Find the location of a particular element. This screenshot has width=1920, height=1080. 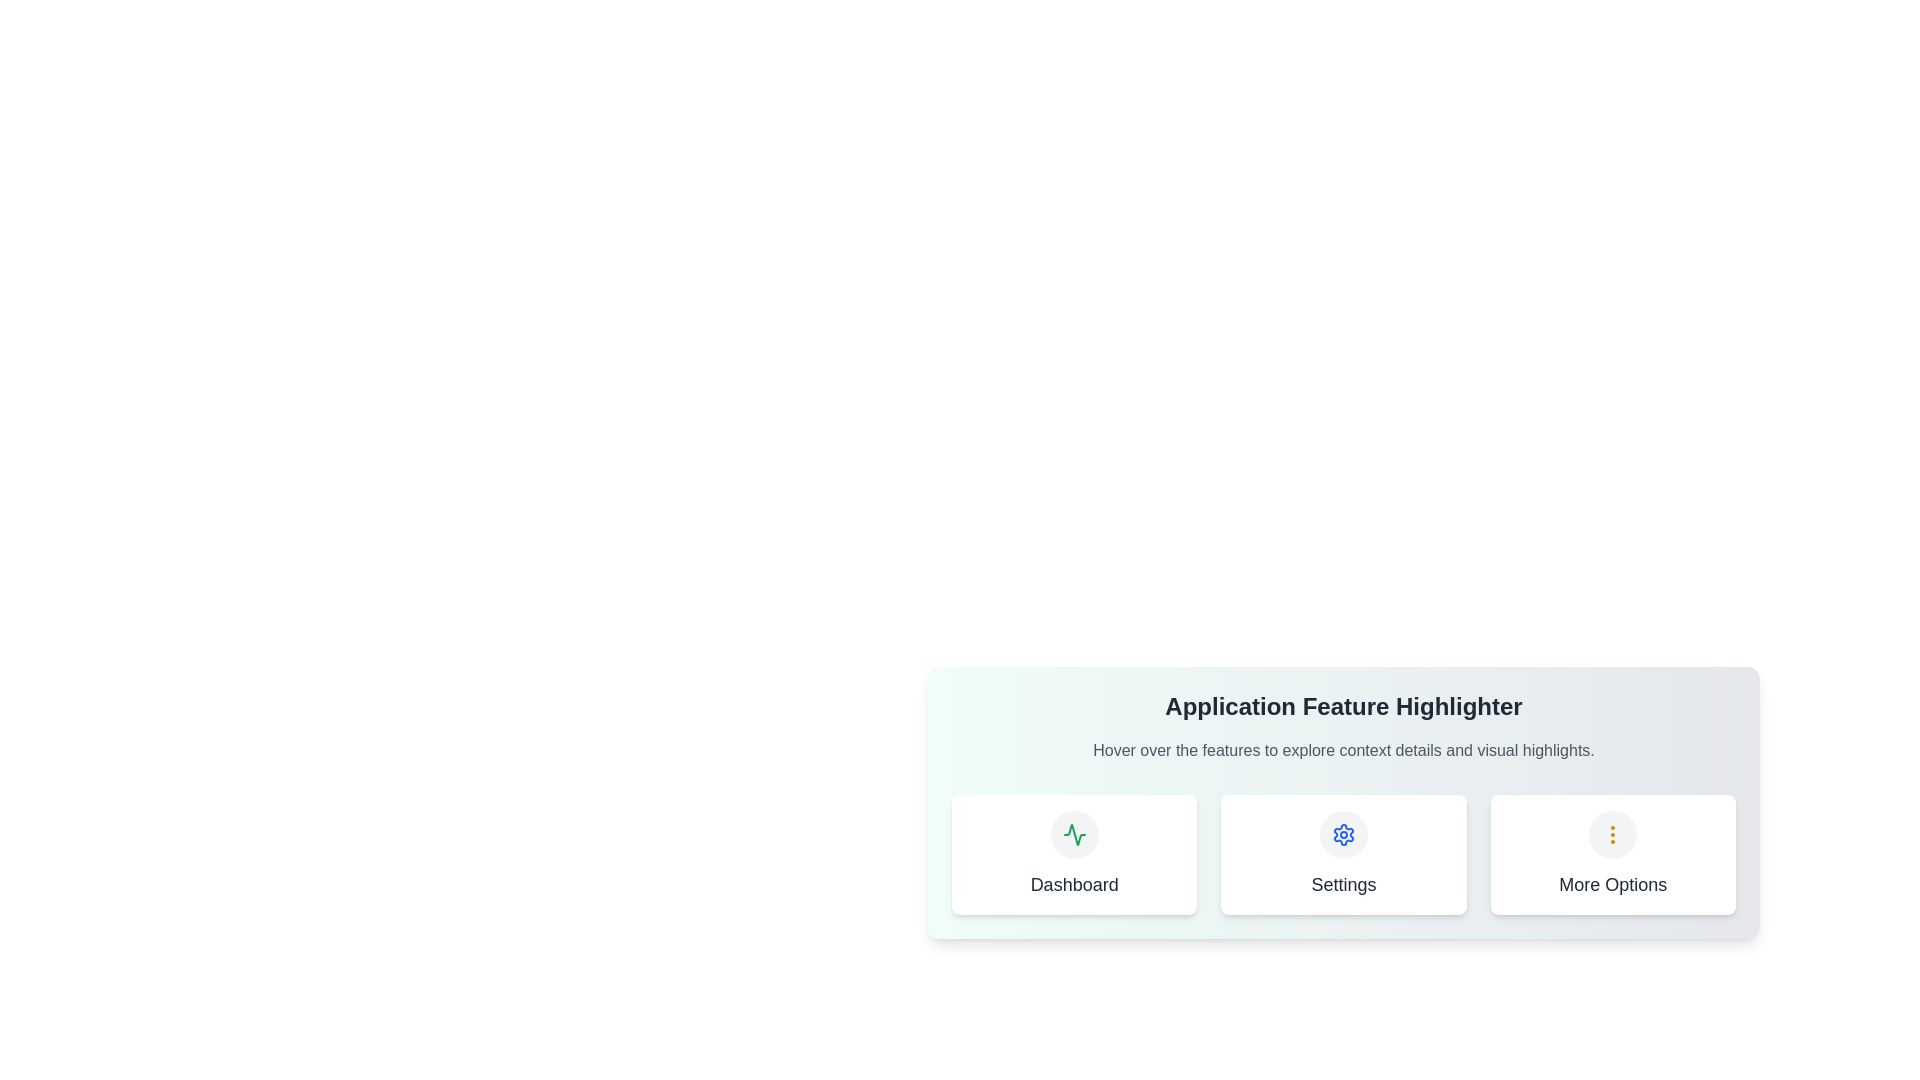

the circular icon with a light gray background and blue cogwheel symbol located at the center-top part of the 'Settings' card is located at coordinates (1344, 834).